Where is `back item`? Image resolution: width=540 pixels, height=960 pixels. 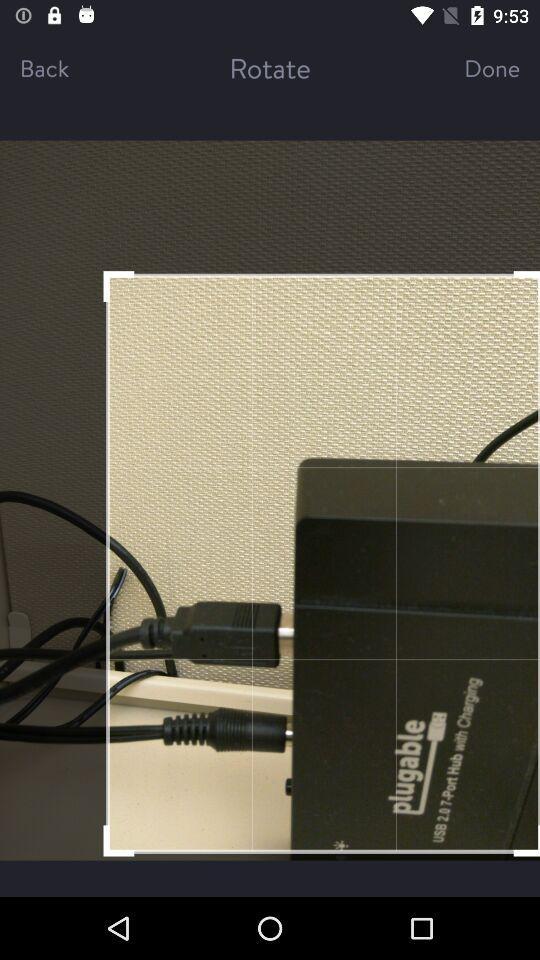 back item is located at coordinates (65, 67).